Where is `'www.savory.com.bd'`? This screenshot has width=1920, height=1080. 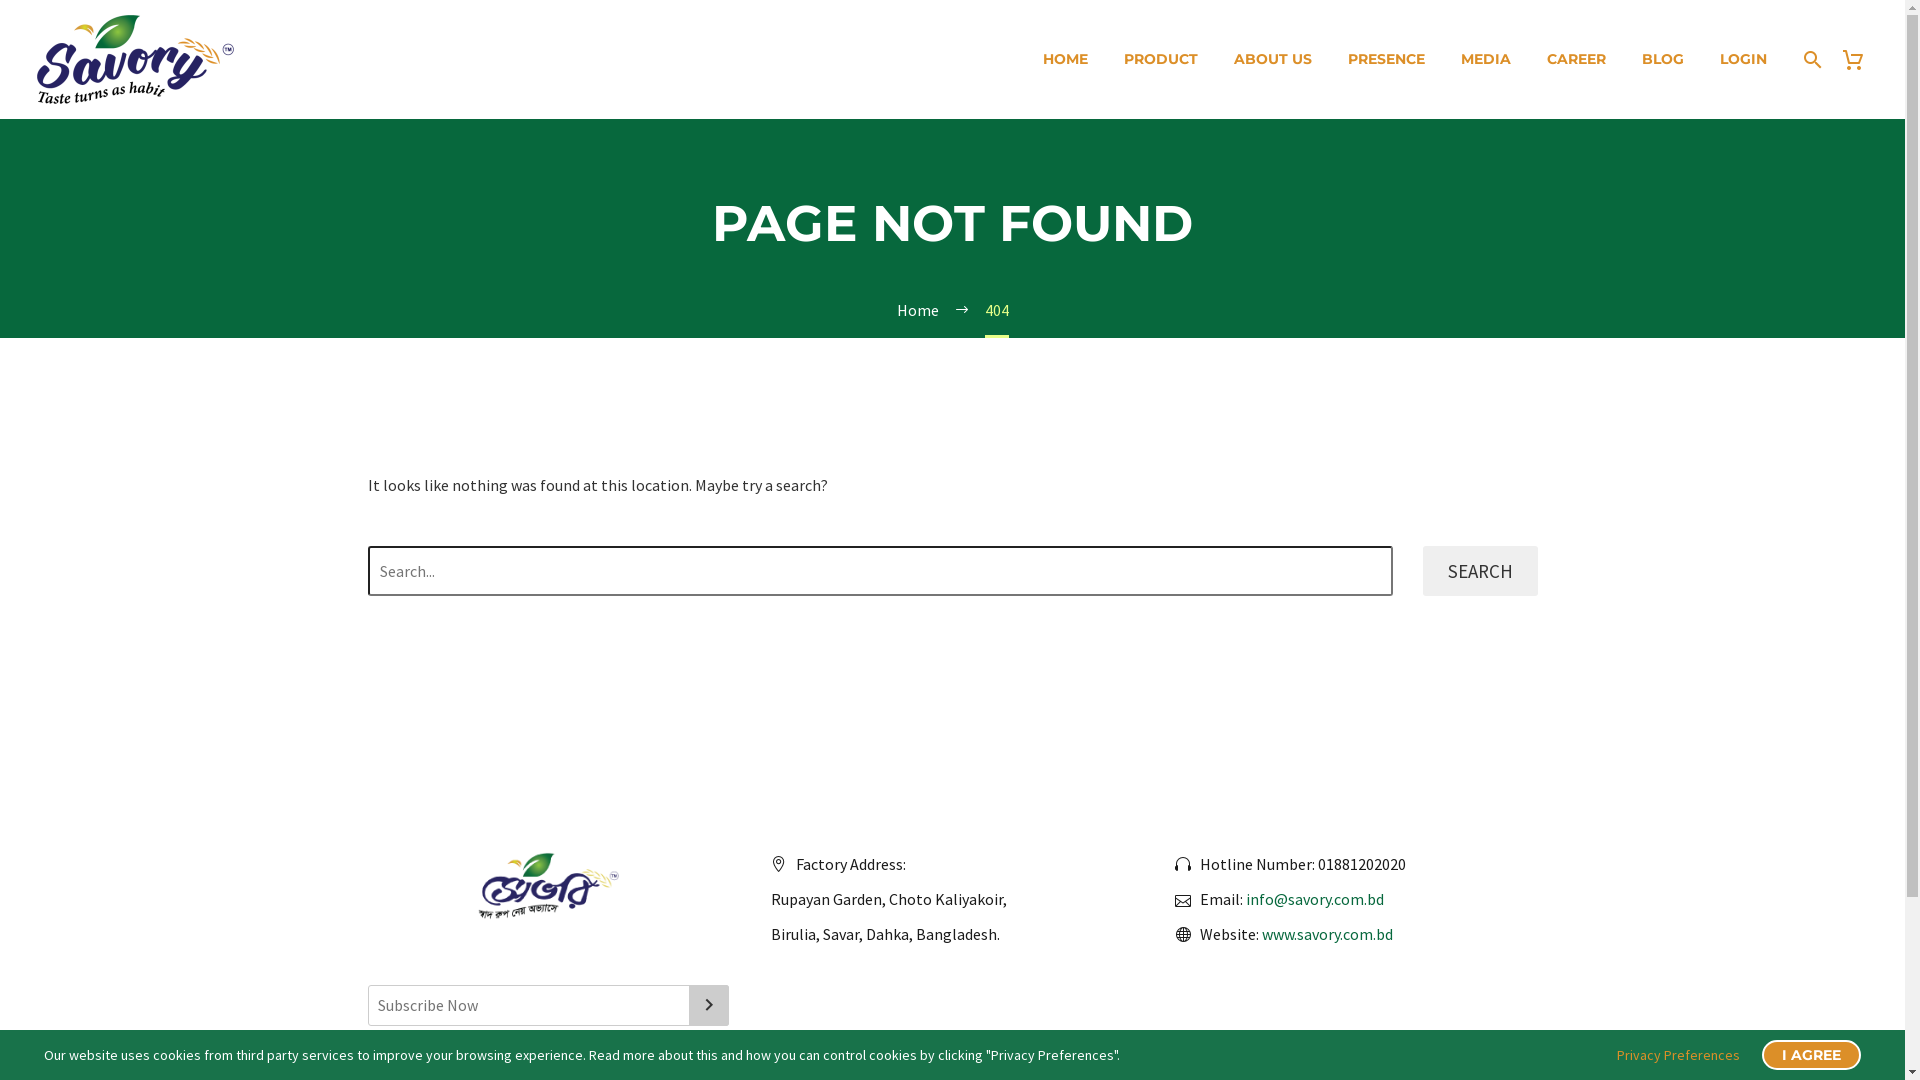
'www.savory.com.bd' is located at coordinates (1327, 934).